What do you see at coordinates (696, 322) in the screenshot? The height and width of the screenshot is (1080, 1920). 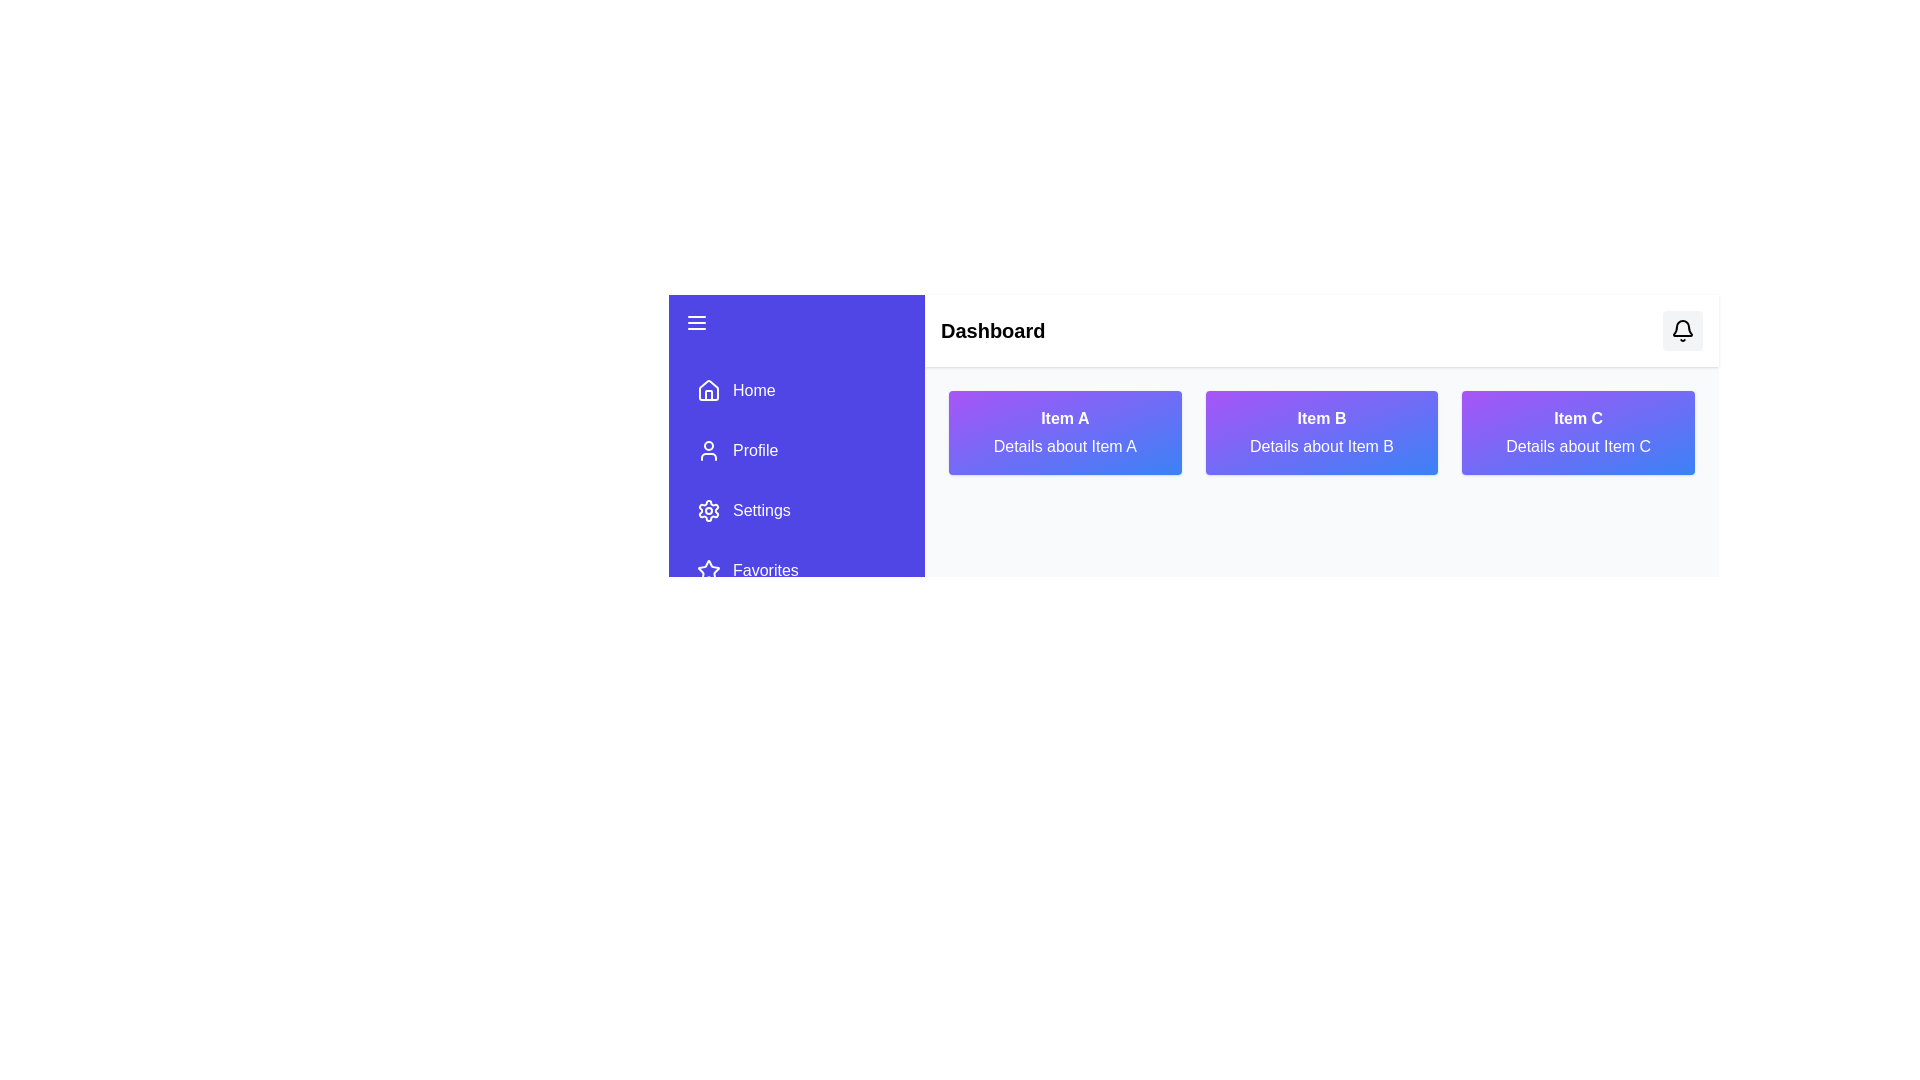 I see `the icon button located at the top of the left vertical sidebar menu` at bounding box center [696, 322].